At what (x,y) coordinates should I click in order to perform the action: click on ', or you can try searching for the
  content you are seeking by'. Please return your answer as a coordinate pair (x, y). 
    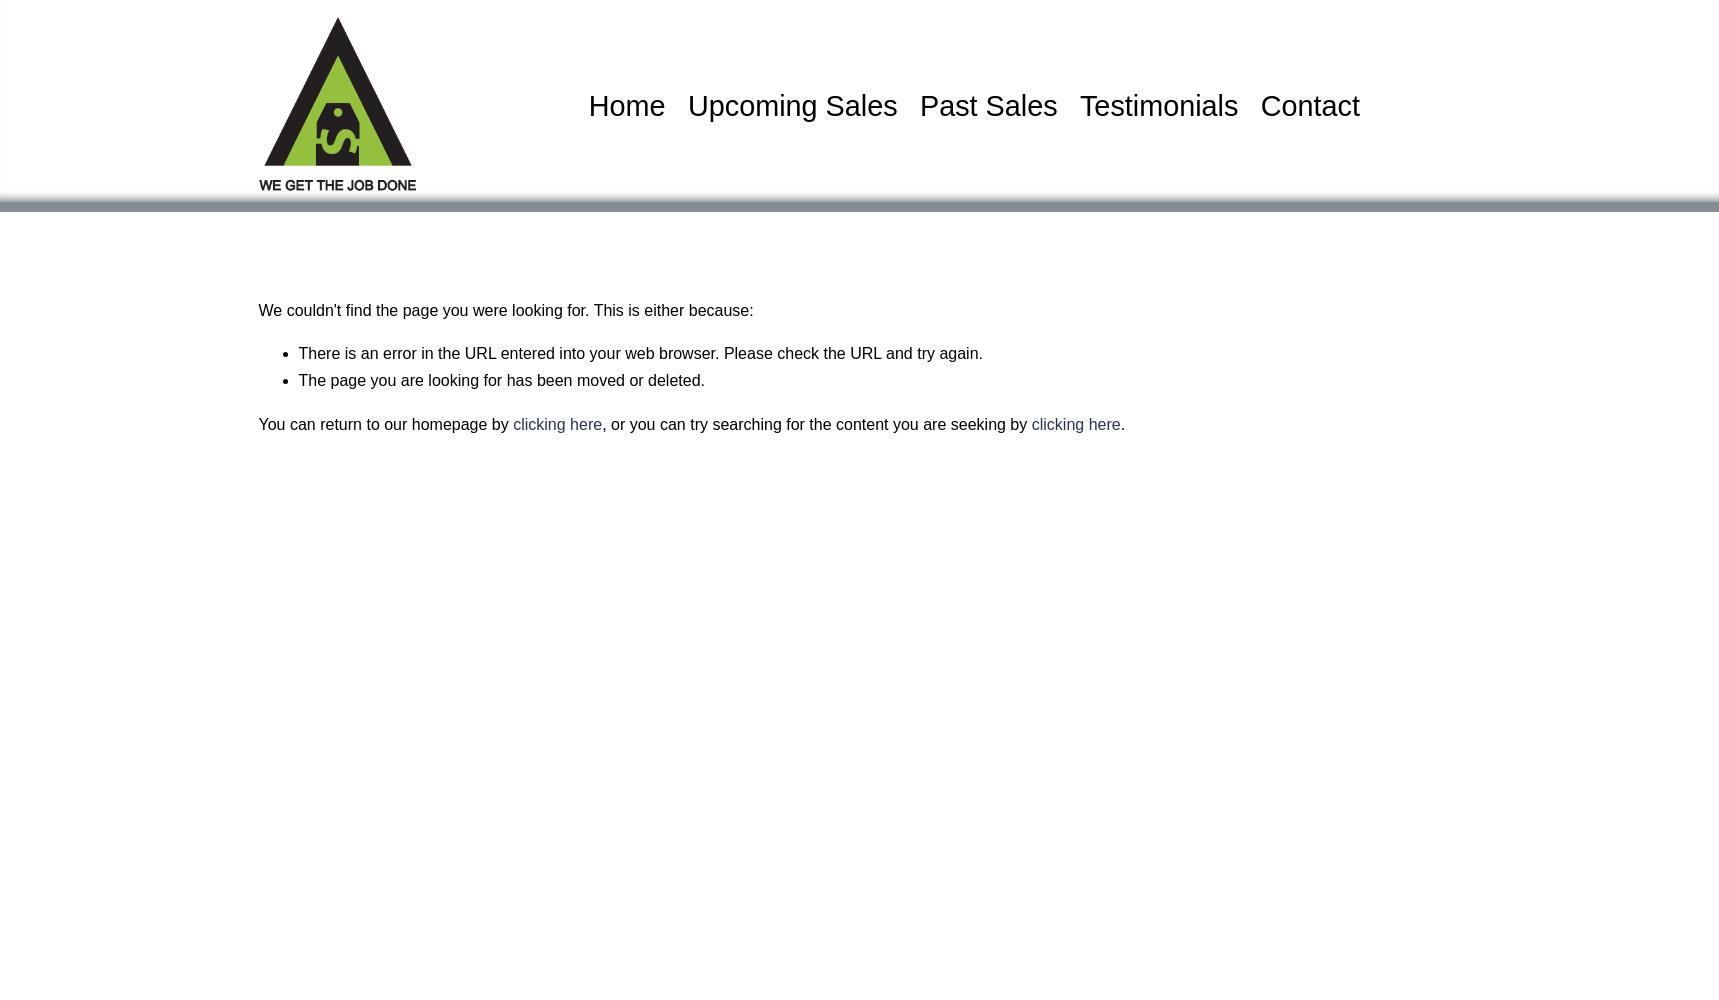
    Looking at the image, I should click on (815, 423).